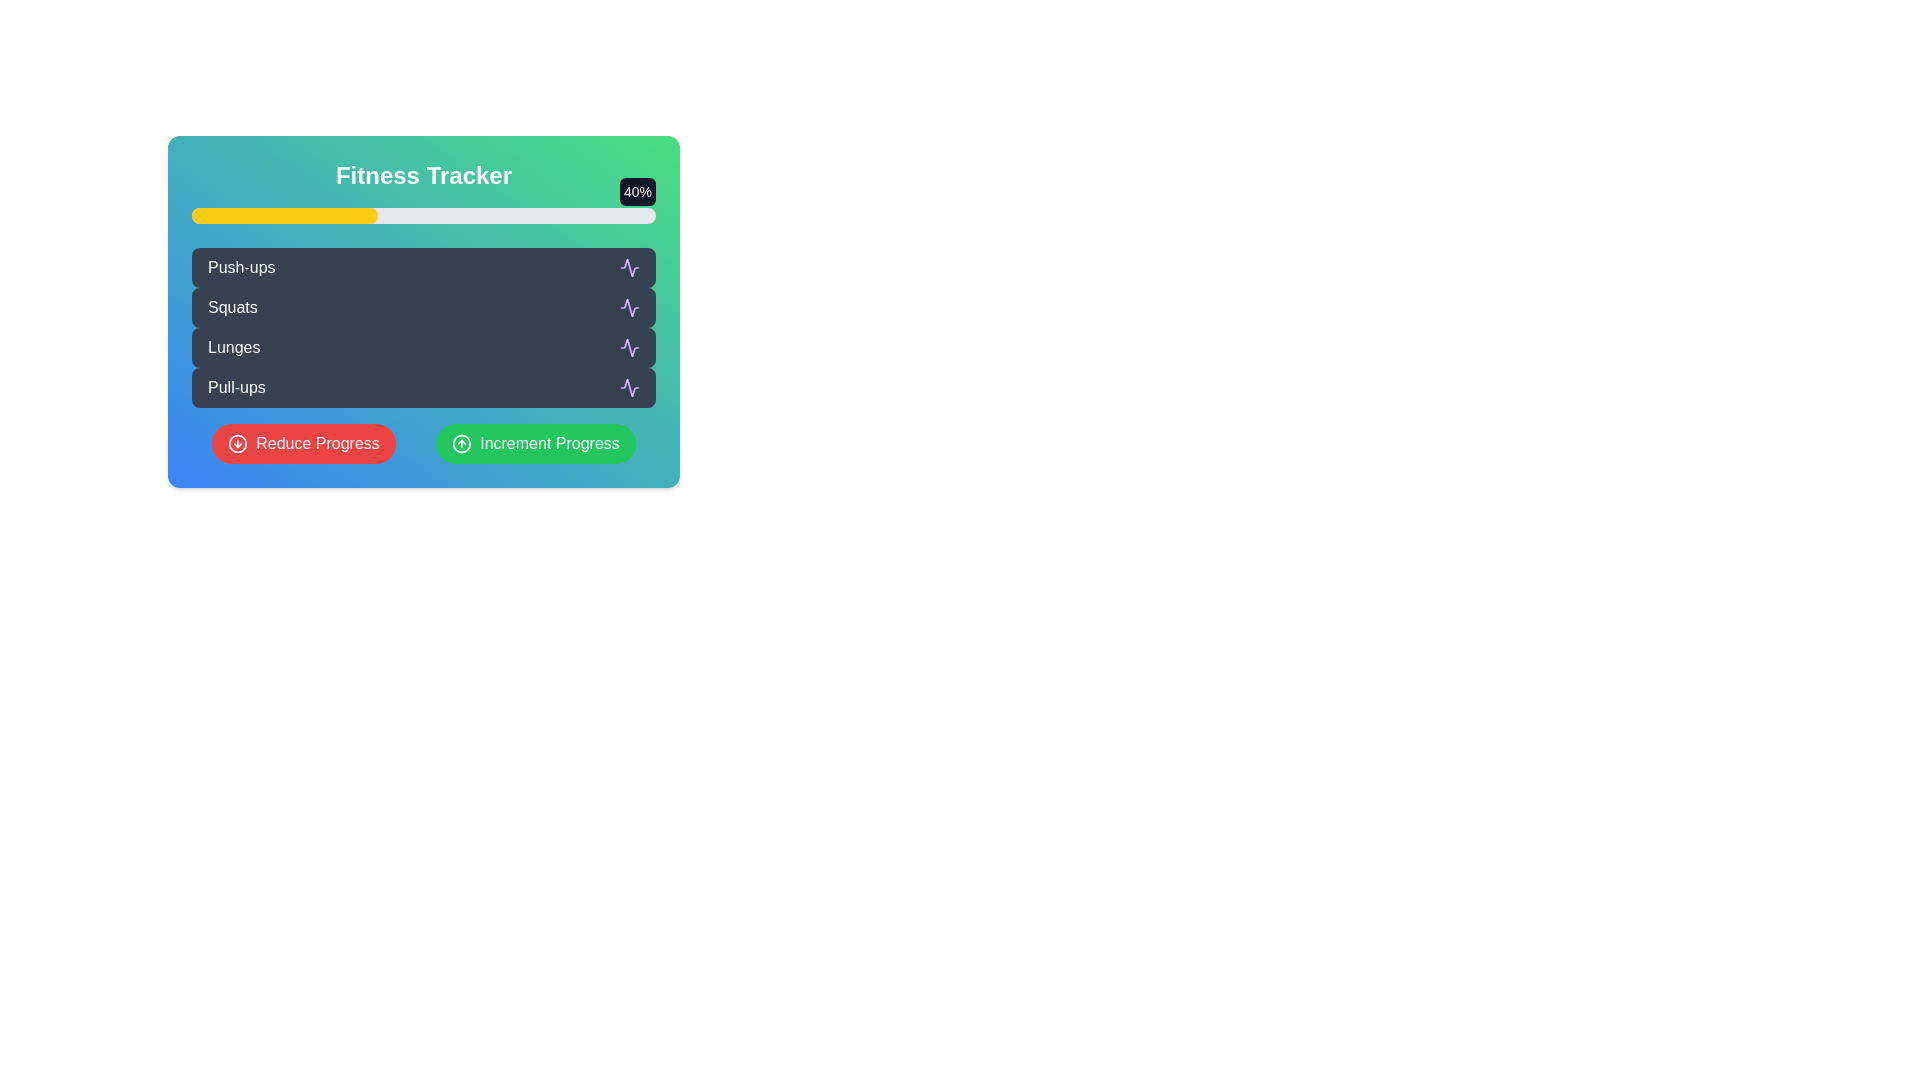 This screenshot has width=1920, height=1080. I want to click on the red circular button labeled 'Reduce Progress', so click(302, 442).